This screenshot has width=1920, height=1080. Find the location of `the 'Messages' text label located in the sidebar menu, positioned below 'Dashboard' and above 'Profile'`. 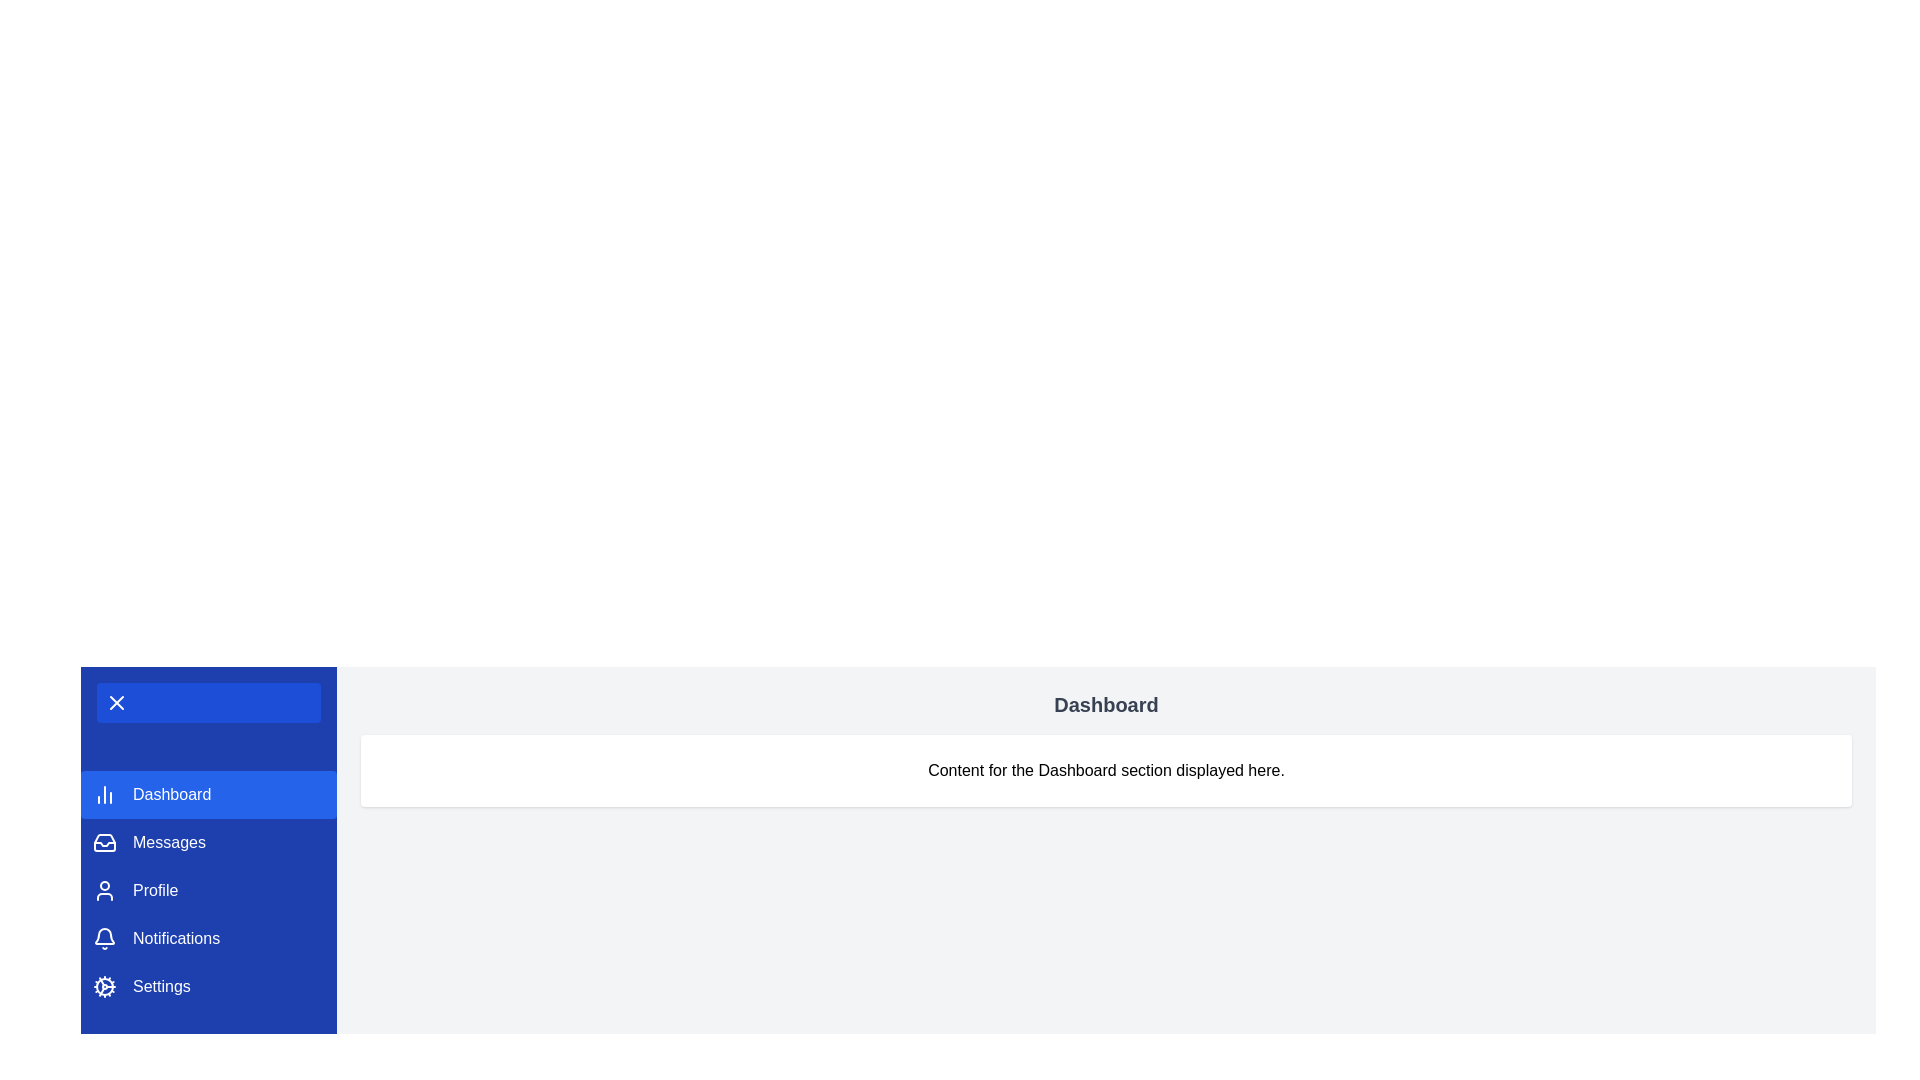

the 'Messages' text label located in the sidebar menu, positioned below 'Dashboard' and above 'Profile' is located at coordinates (169, 843).